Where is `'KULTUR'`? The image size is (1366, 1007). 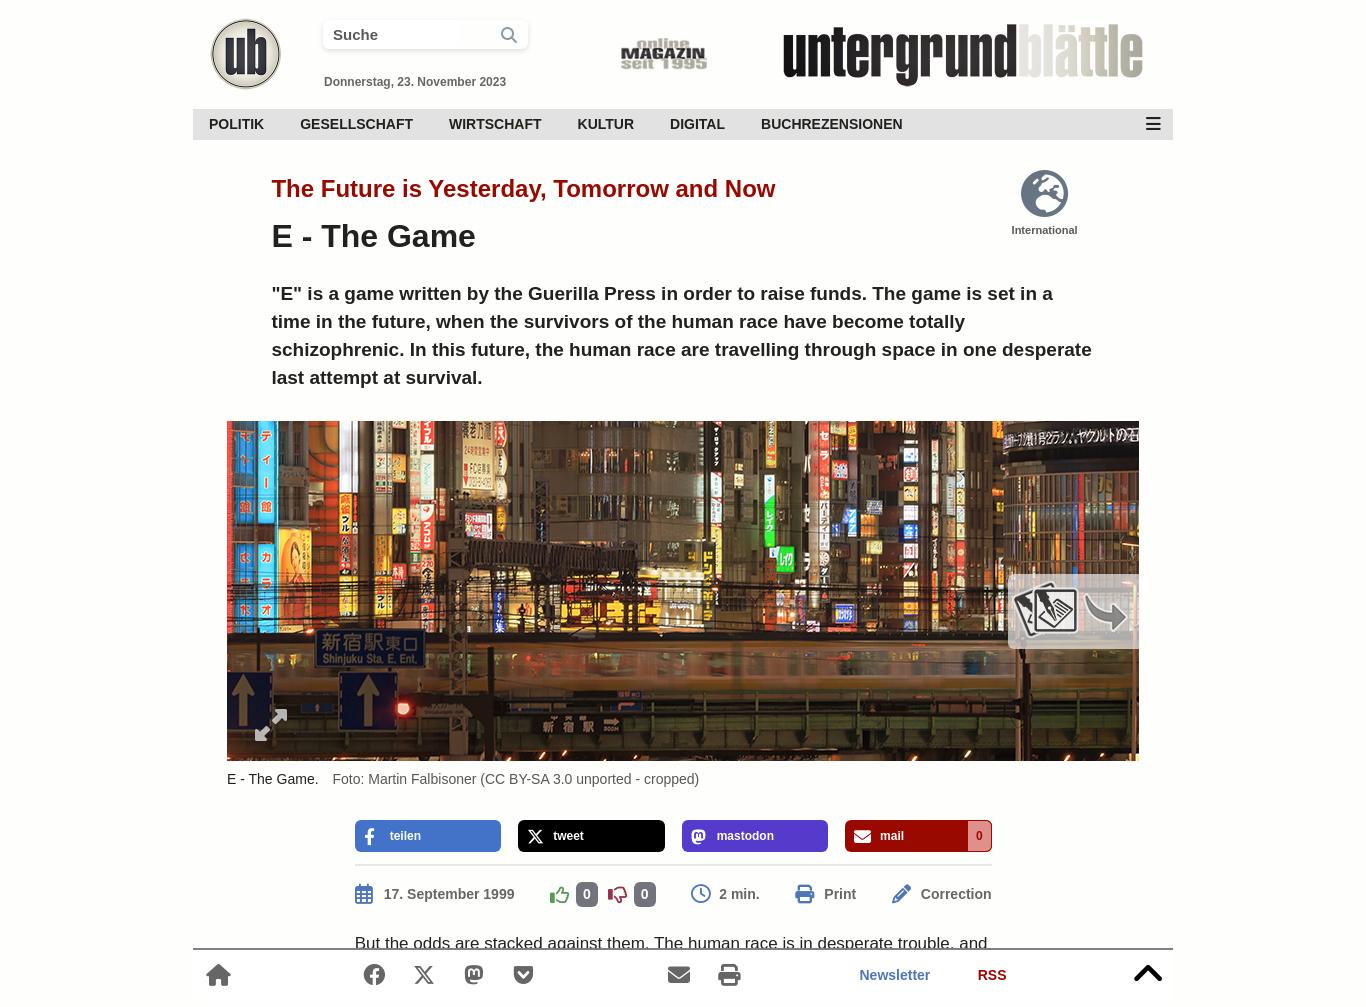 'KULTUR' is located at coordinates (604, 123).